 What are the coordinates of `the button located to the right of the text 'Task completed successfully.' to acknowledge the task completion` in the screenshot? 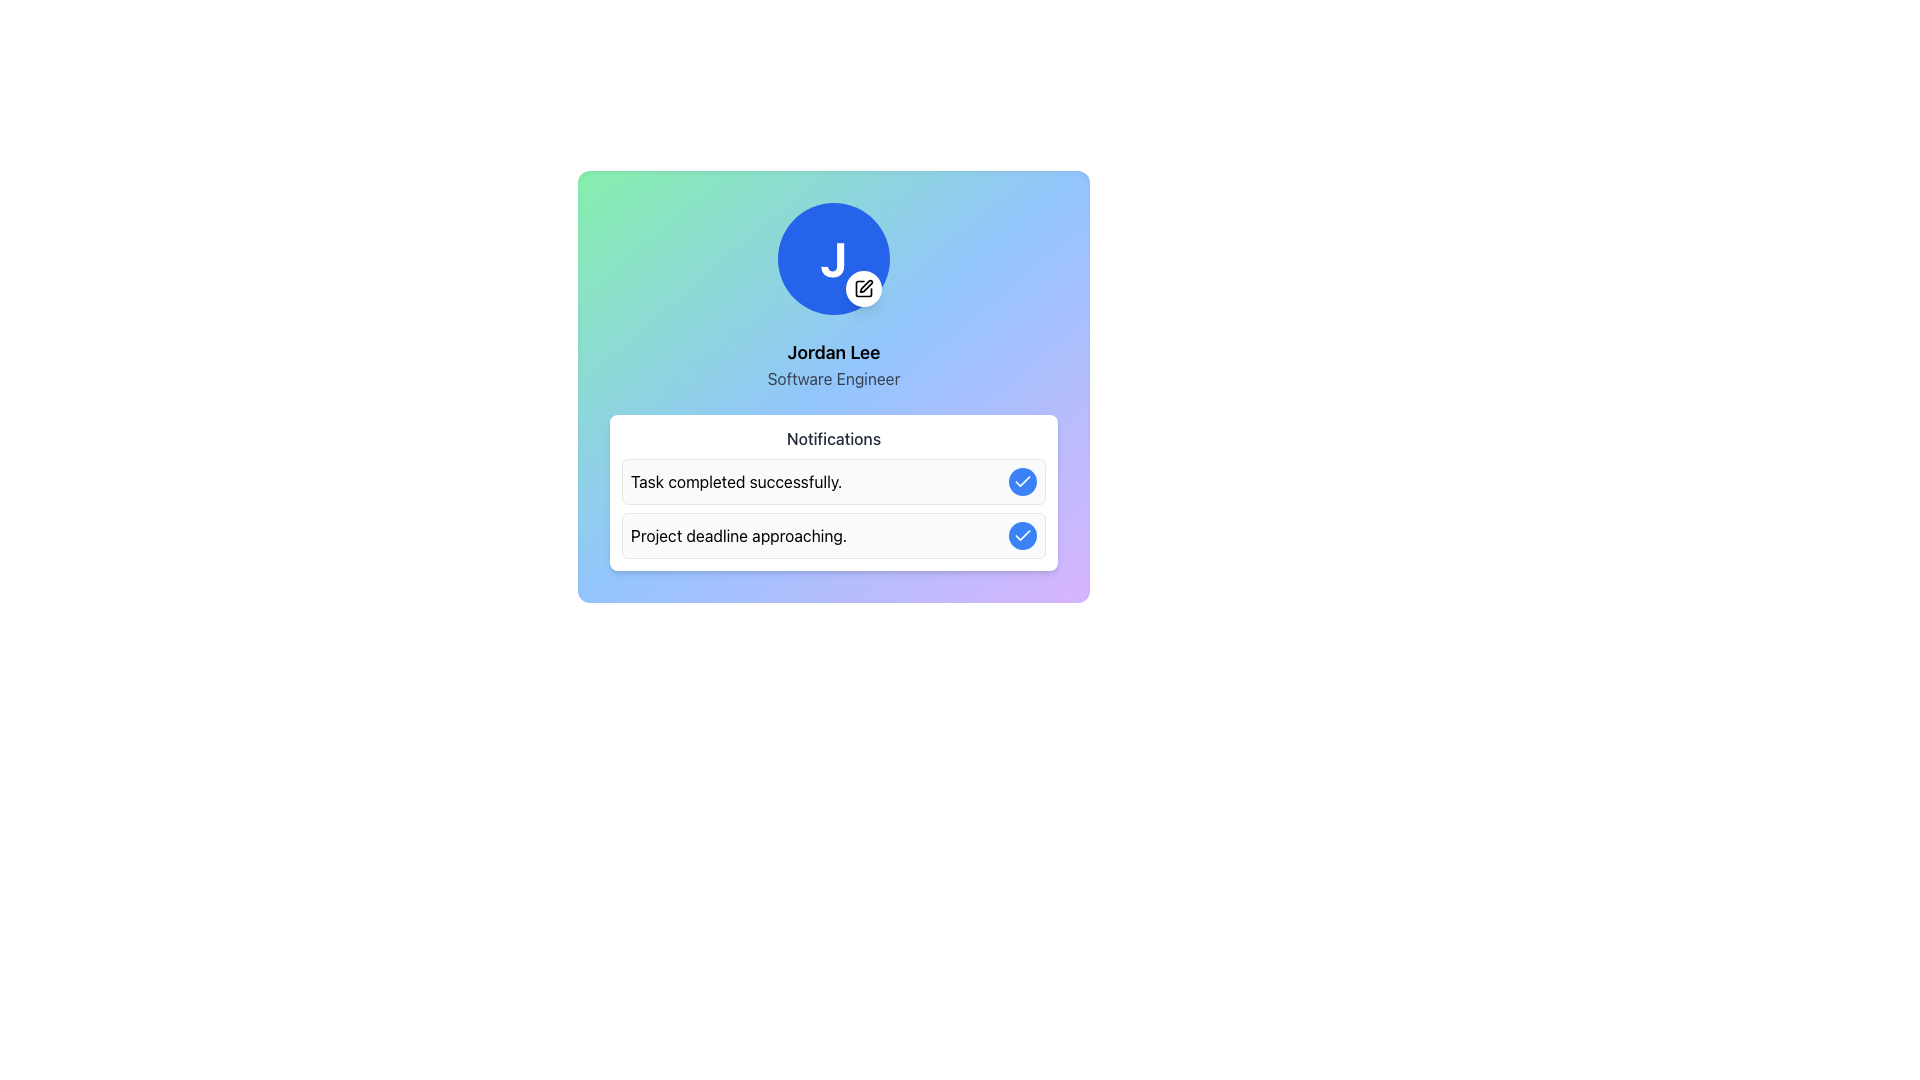 It's located at (1022, 482).